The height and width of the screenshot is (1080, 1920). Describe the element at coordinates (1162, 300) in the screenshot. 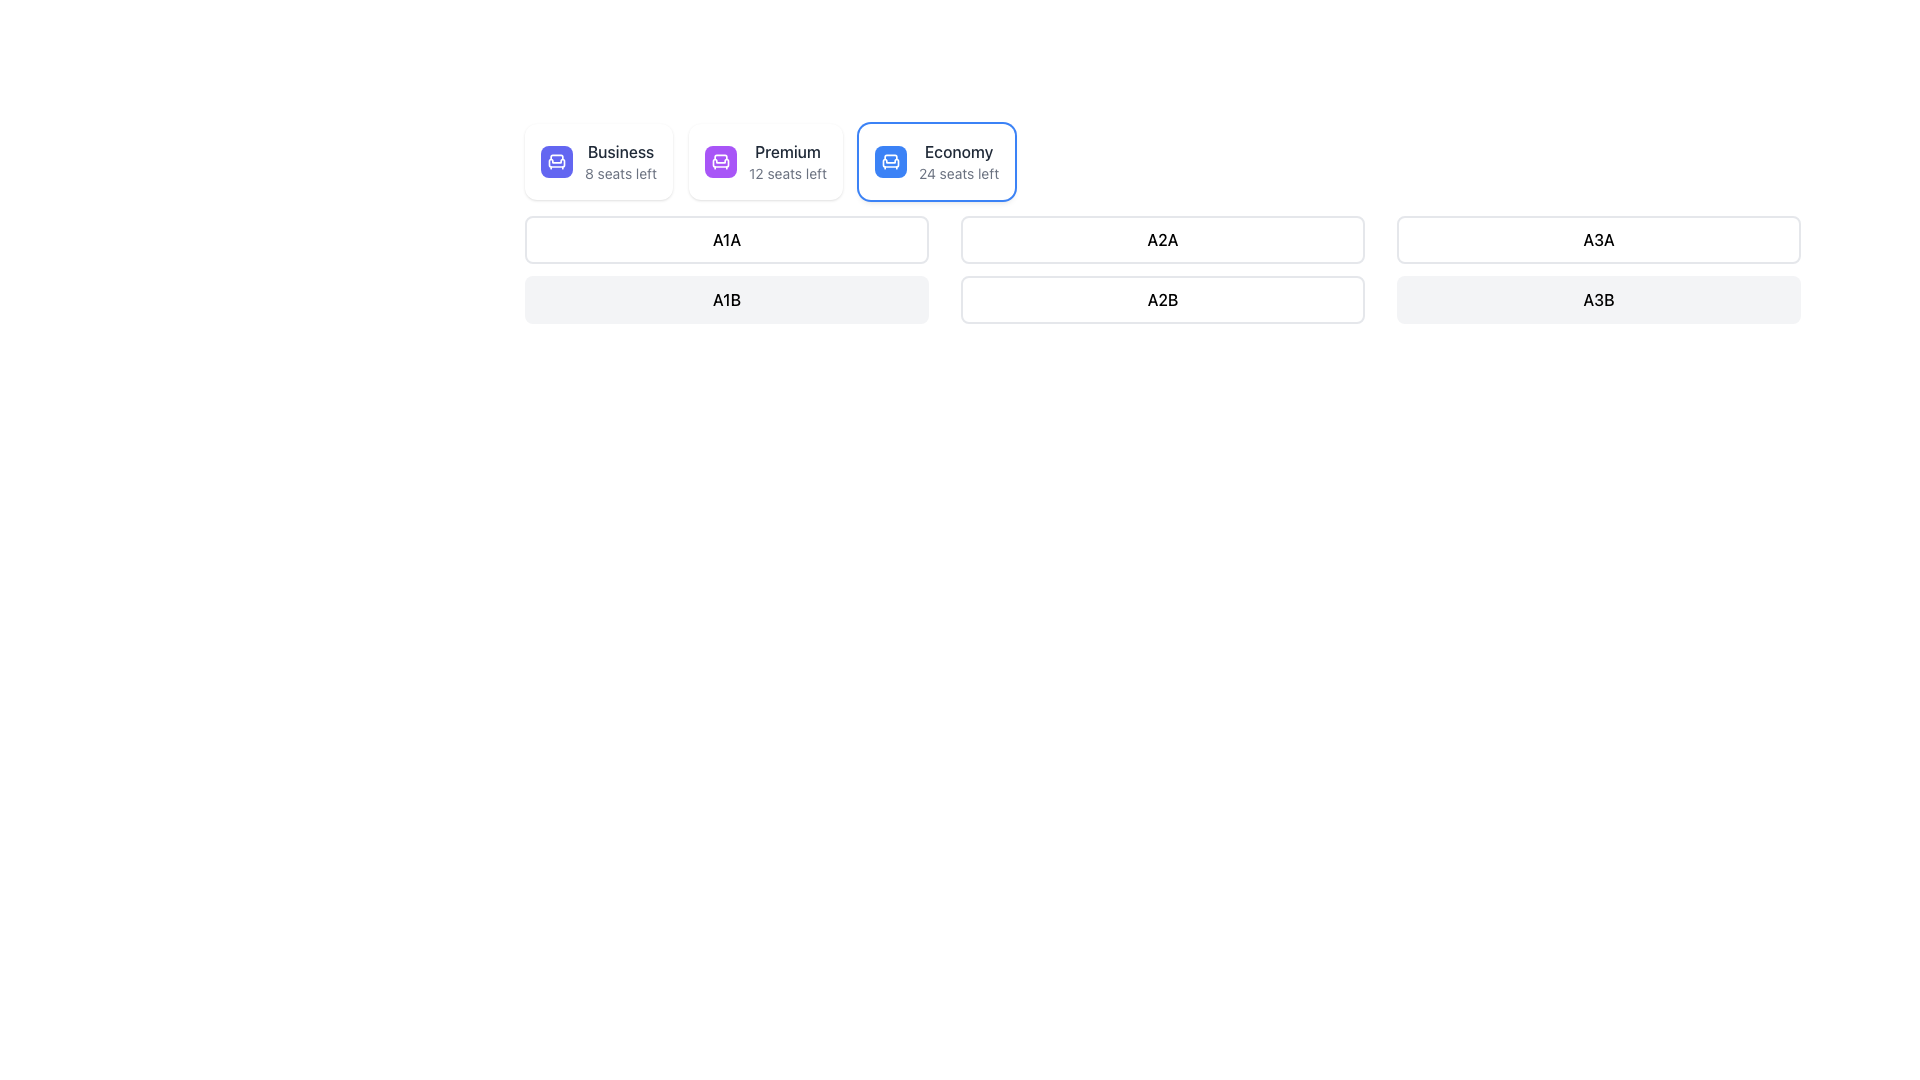

I see `the button labeled 'A2B' with a white background and bold text, located directly below the 'A2A' button in the 'Economy' section` at that location.